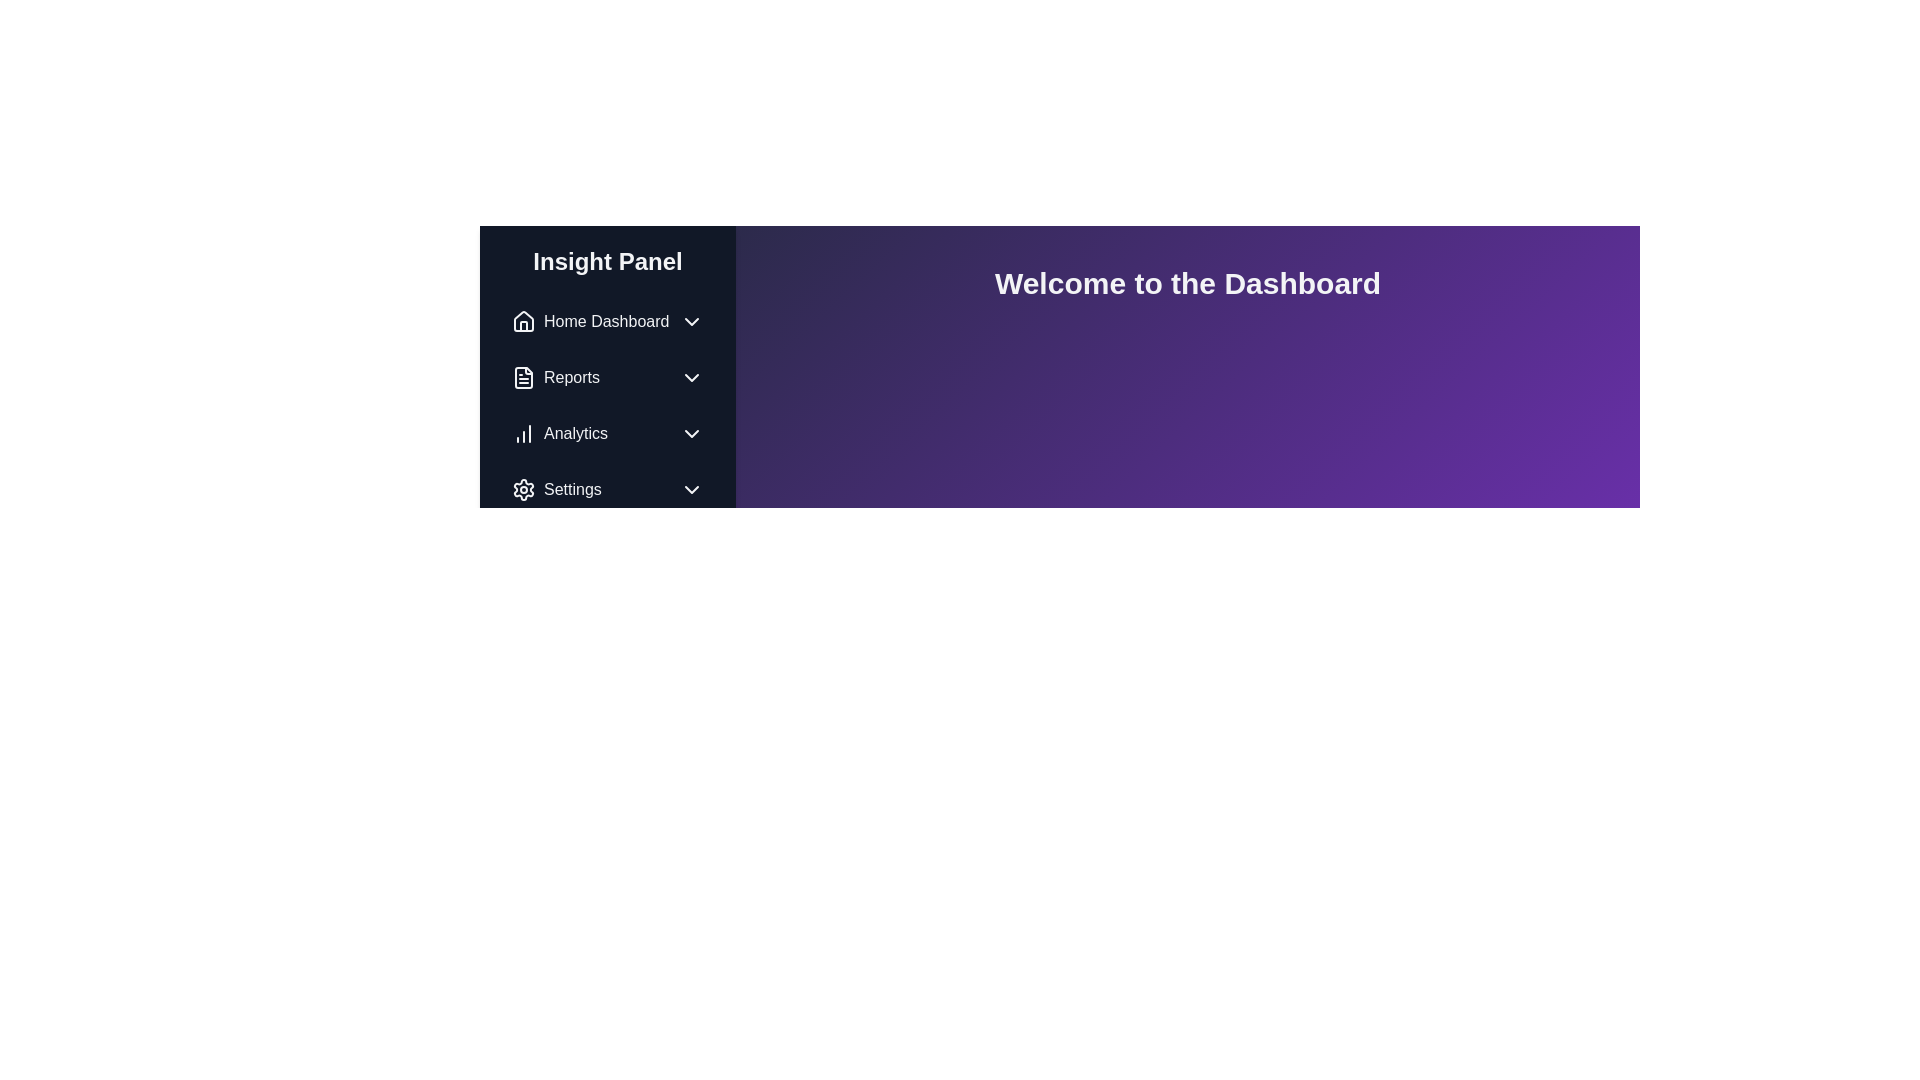 The height and width of the screenshot is (1080, 1920). What do you see at coordinates (571, 489) in the screenshot?
I see `the Text Label in the left navigation panel that serves as an identifier for settings, located below 'Home Dashboard,' 'Reports,' and 'Analytics,' and aligned to the right of a gear icon` at bounding box center [571, 489].